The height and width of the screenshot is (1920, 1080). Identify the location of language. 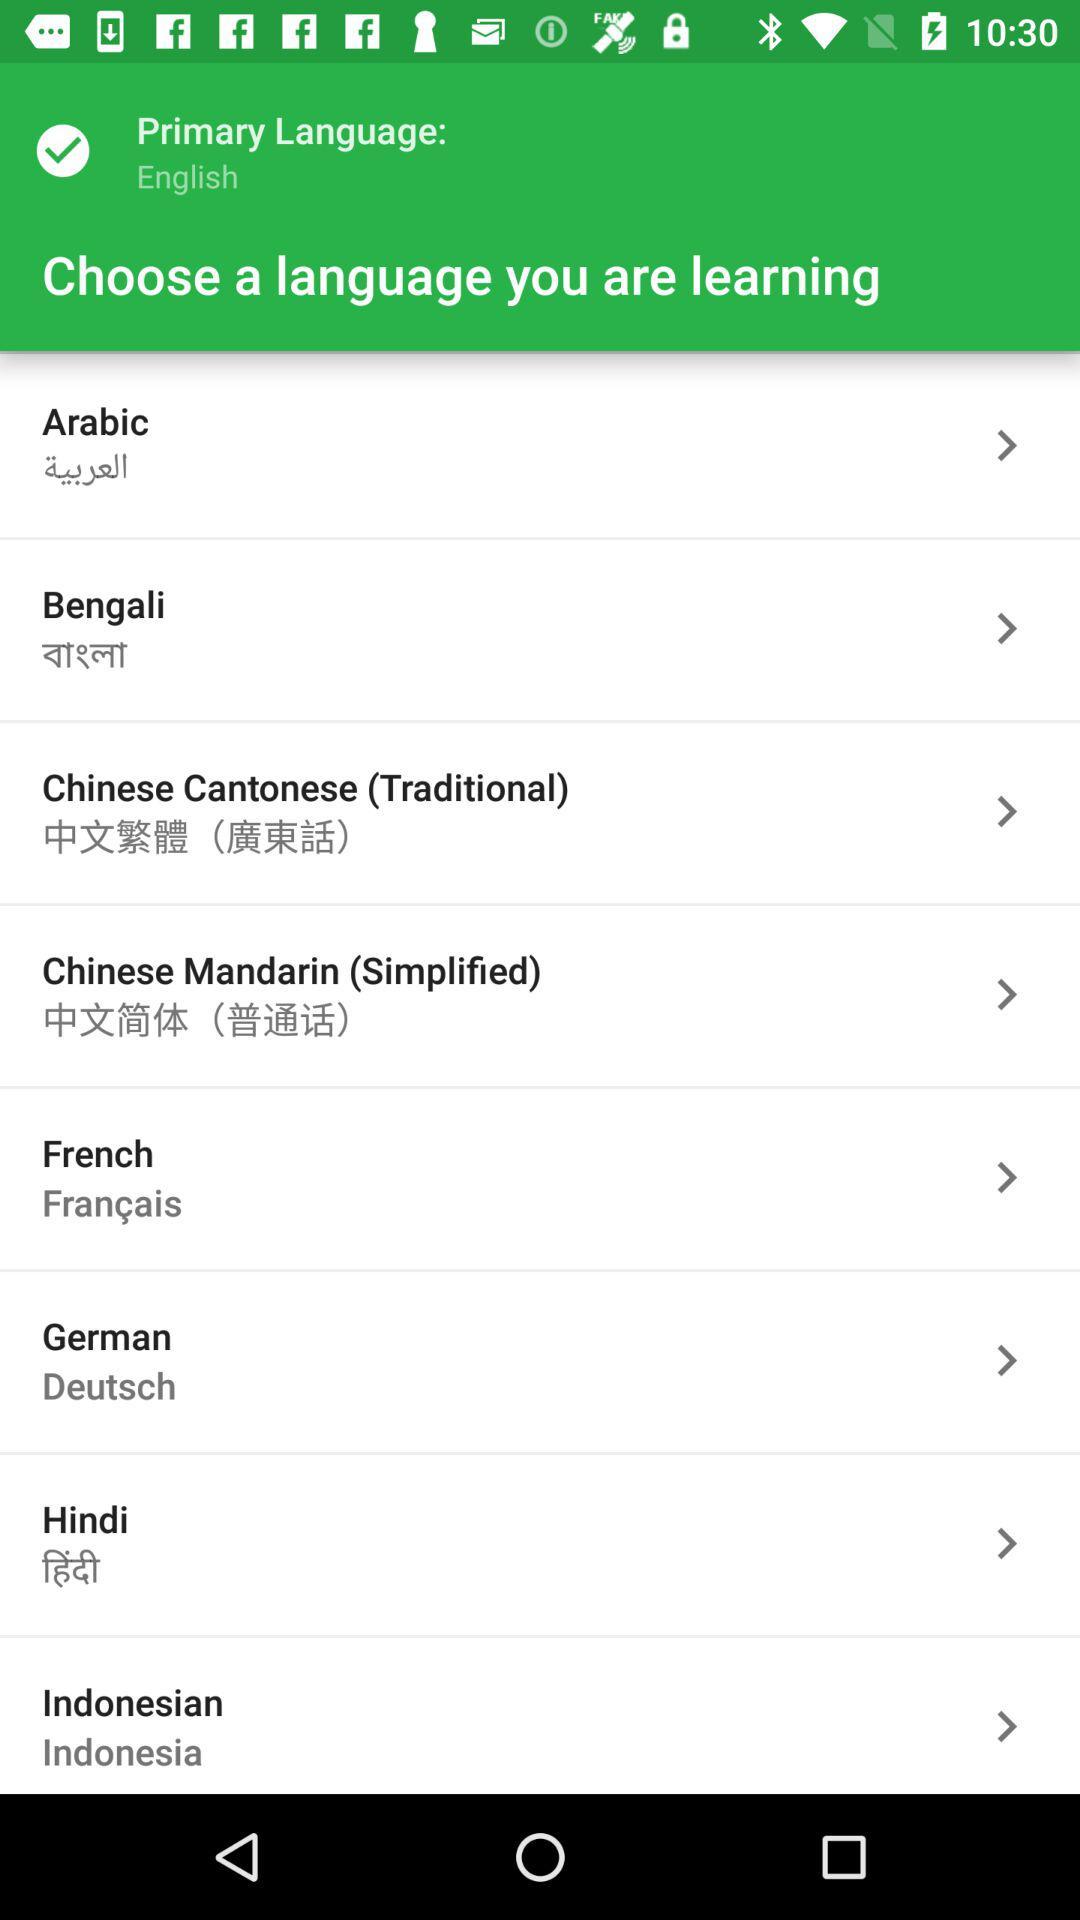
(1017, 994).